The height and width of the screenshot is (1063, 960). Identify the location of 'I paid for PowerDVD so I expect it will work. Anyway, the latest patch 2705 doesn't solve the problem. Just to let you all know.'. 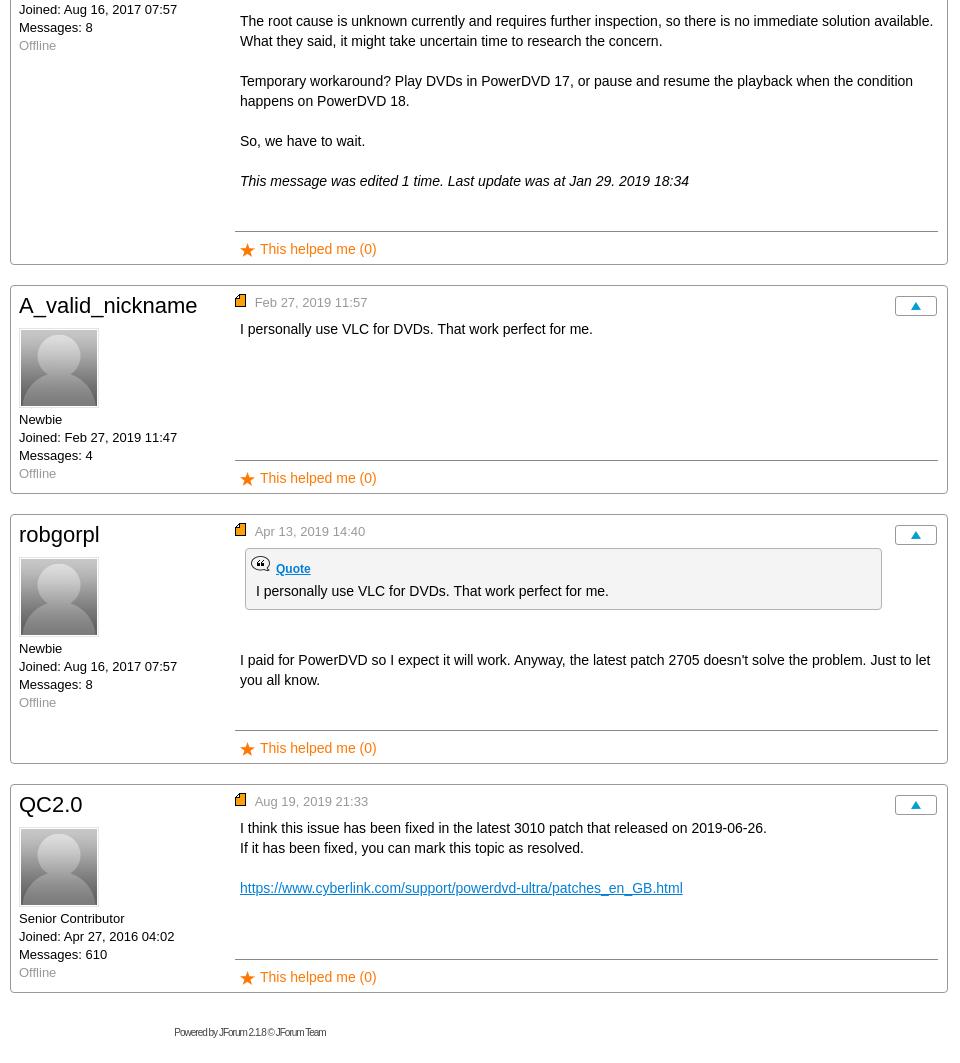
(585, 669).